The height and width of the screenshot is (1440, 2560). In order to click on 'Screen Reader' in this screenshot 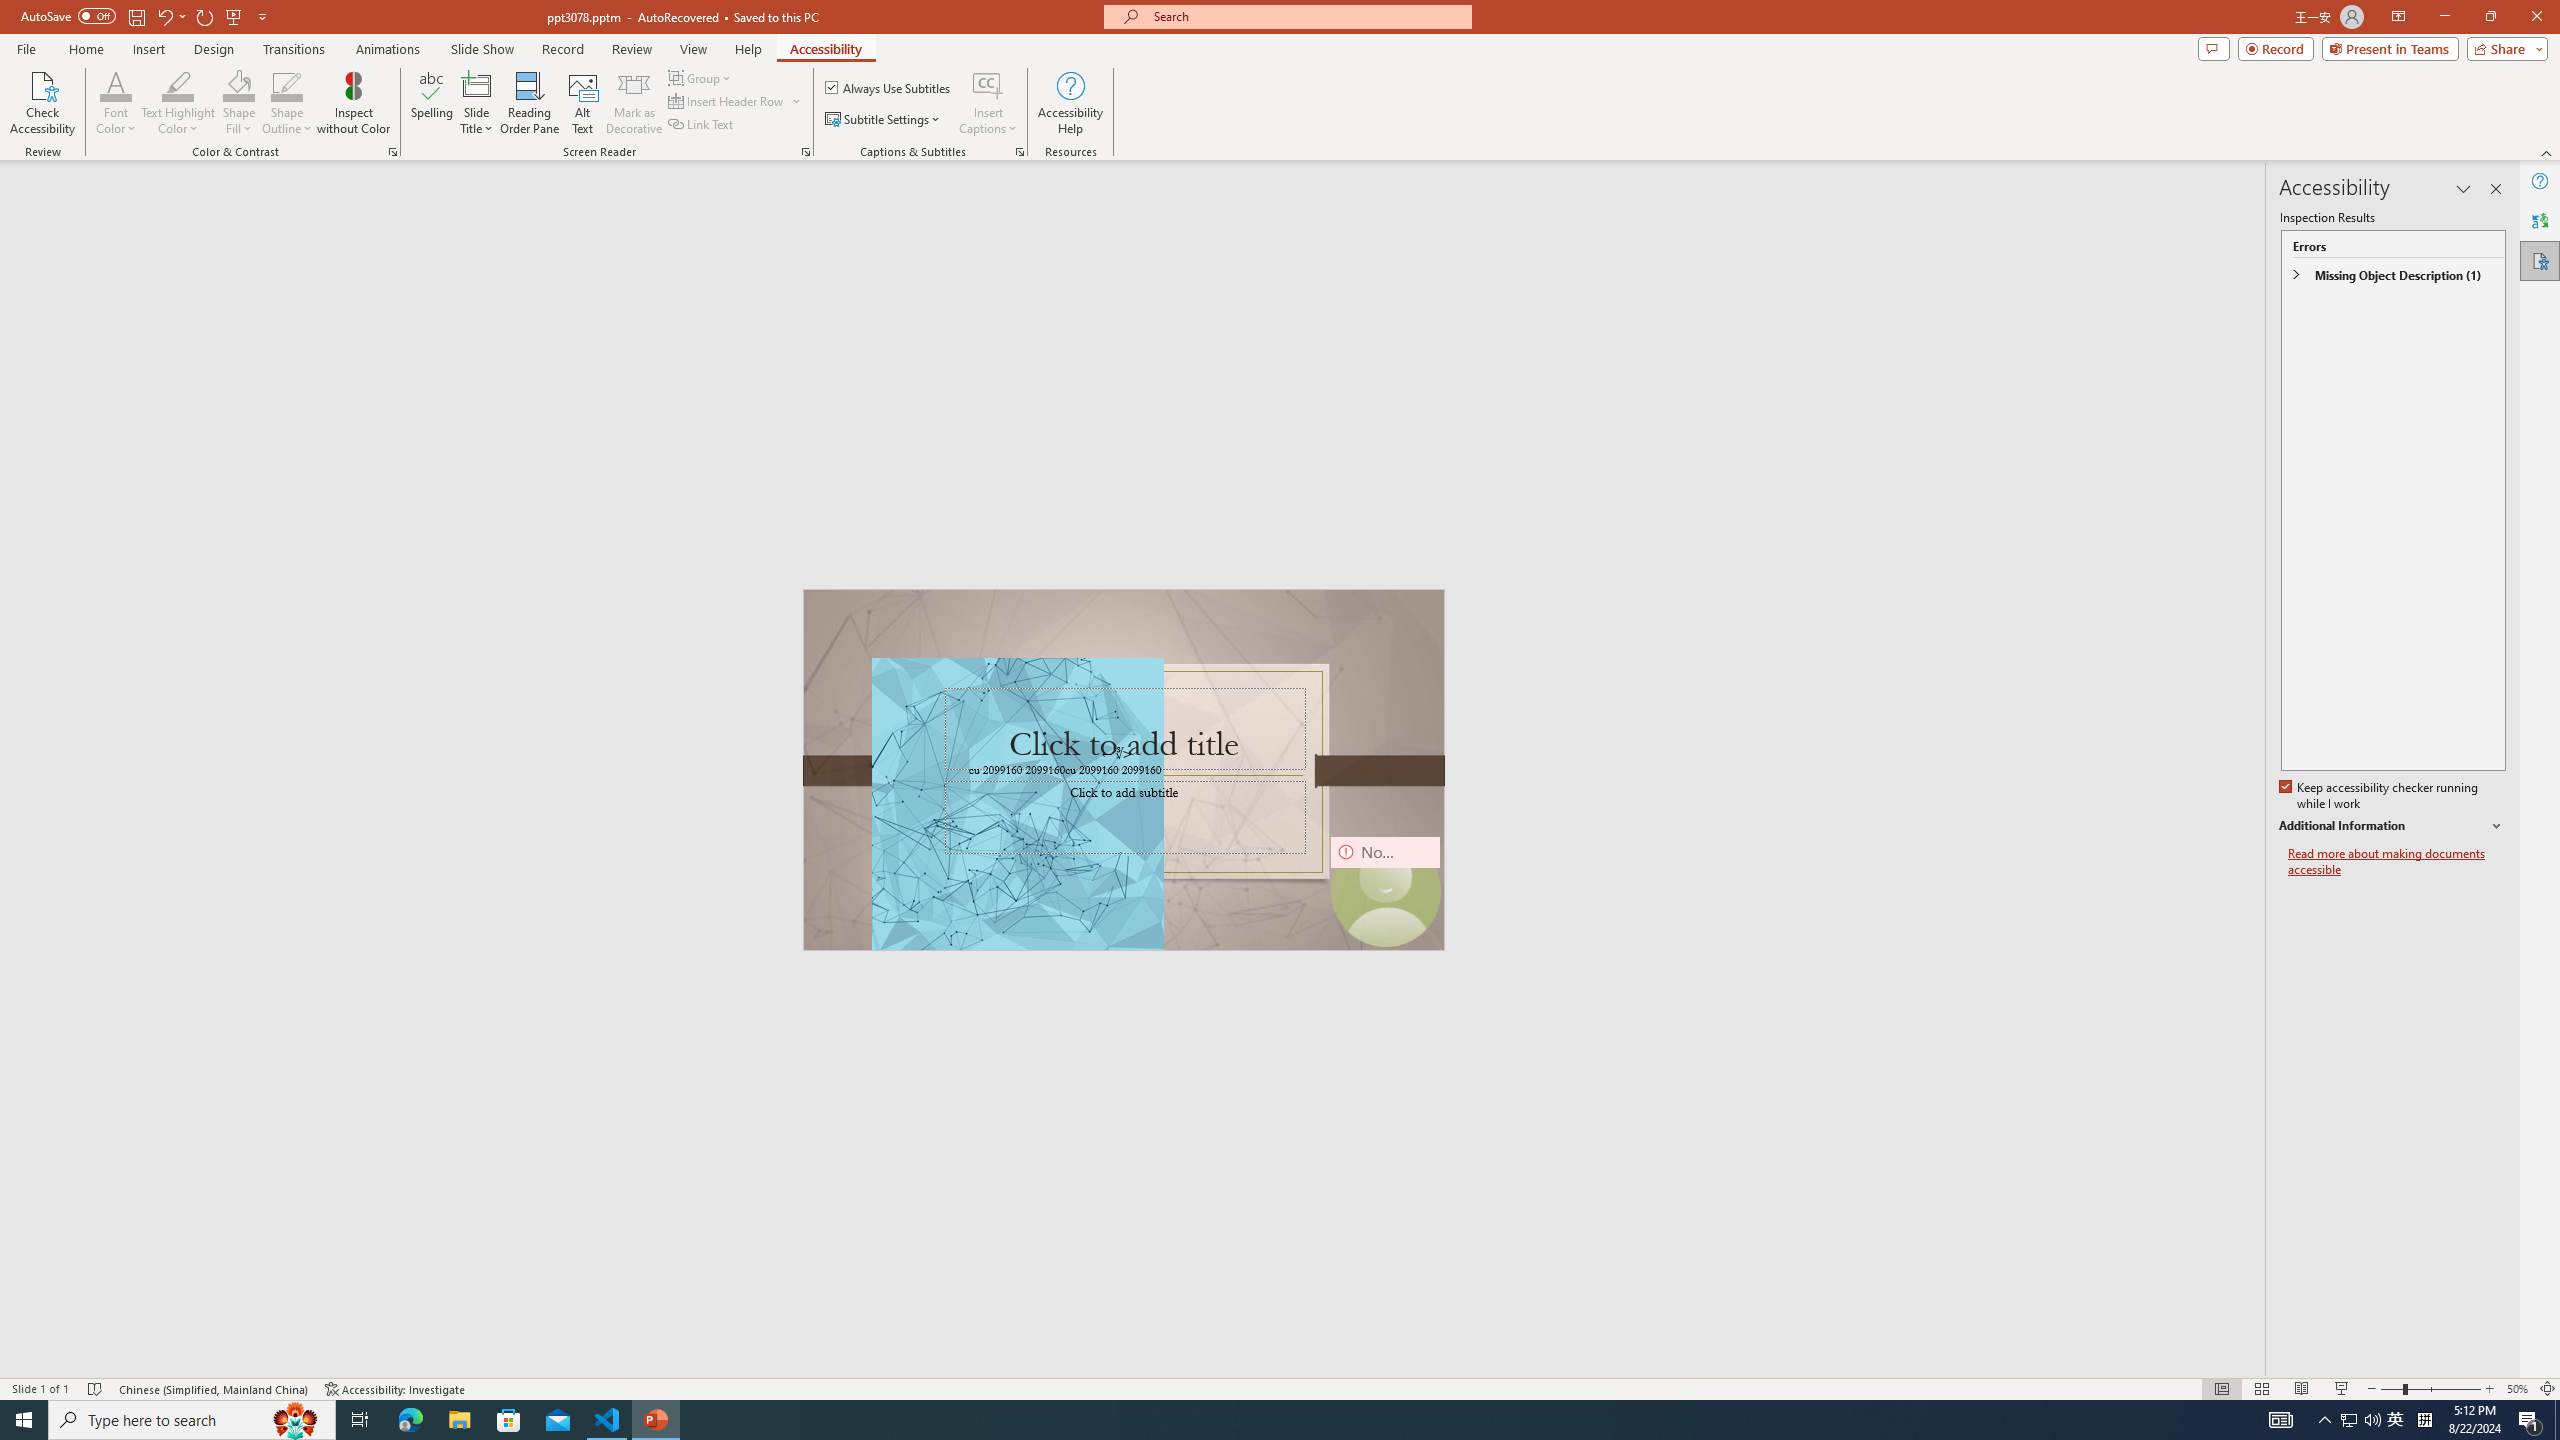, I will do `click(806, 150)`.